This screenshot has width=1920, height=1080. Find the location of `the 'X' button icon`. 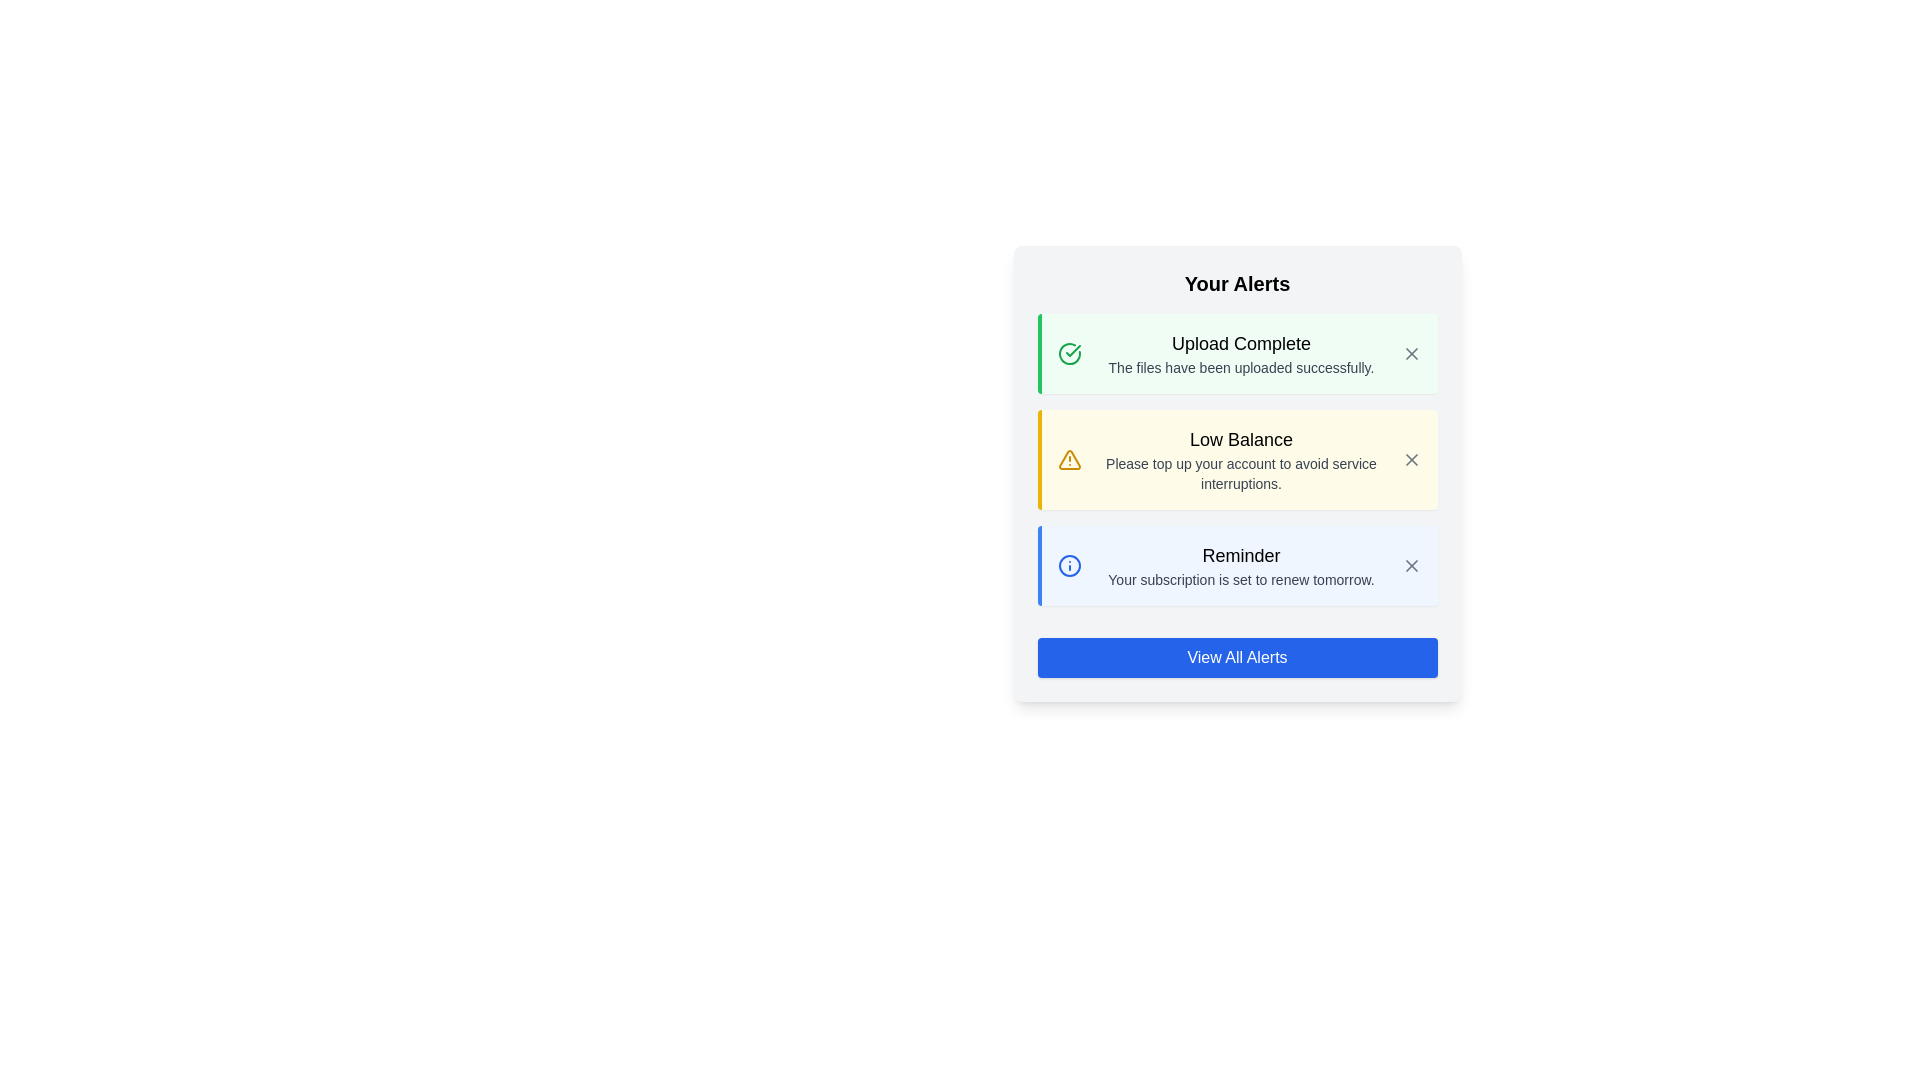

the 'X' button icon is located at coordinates (1410, 459).